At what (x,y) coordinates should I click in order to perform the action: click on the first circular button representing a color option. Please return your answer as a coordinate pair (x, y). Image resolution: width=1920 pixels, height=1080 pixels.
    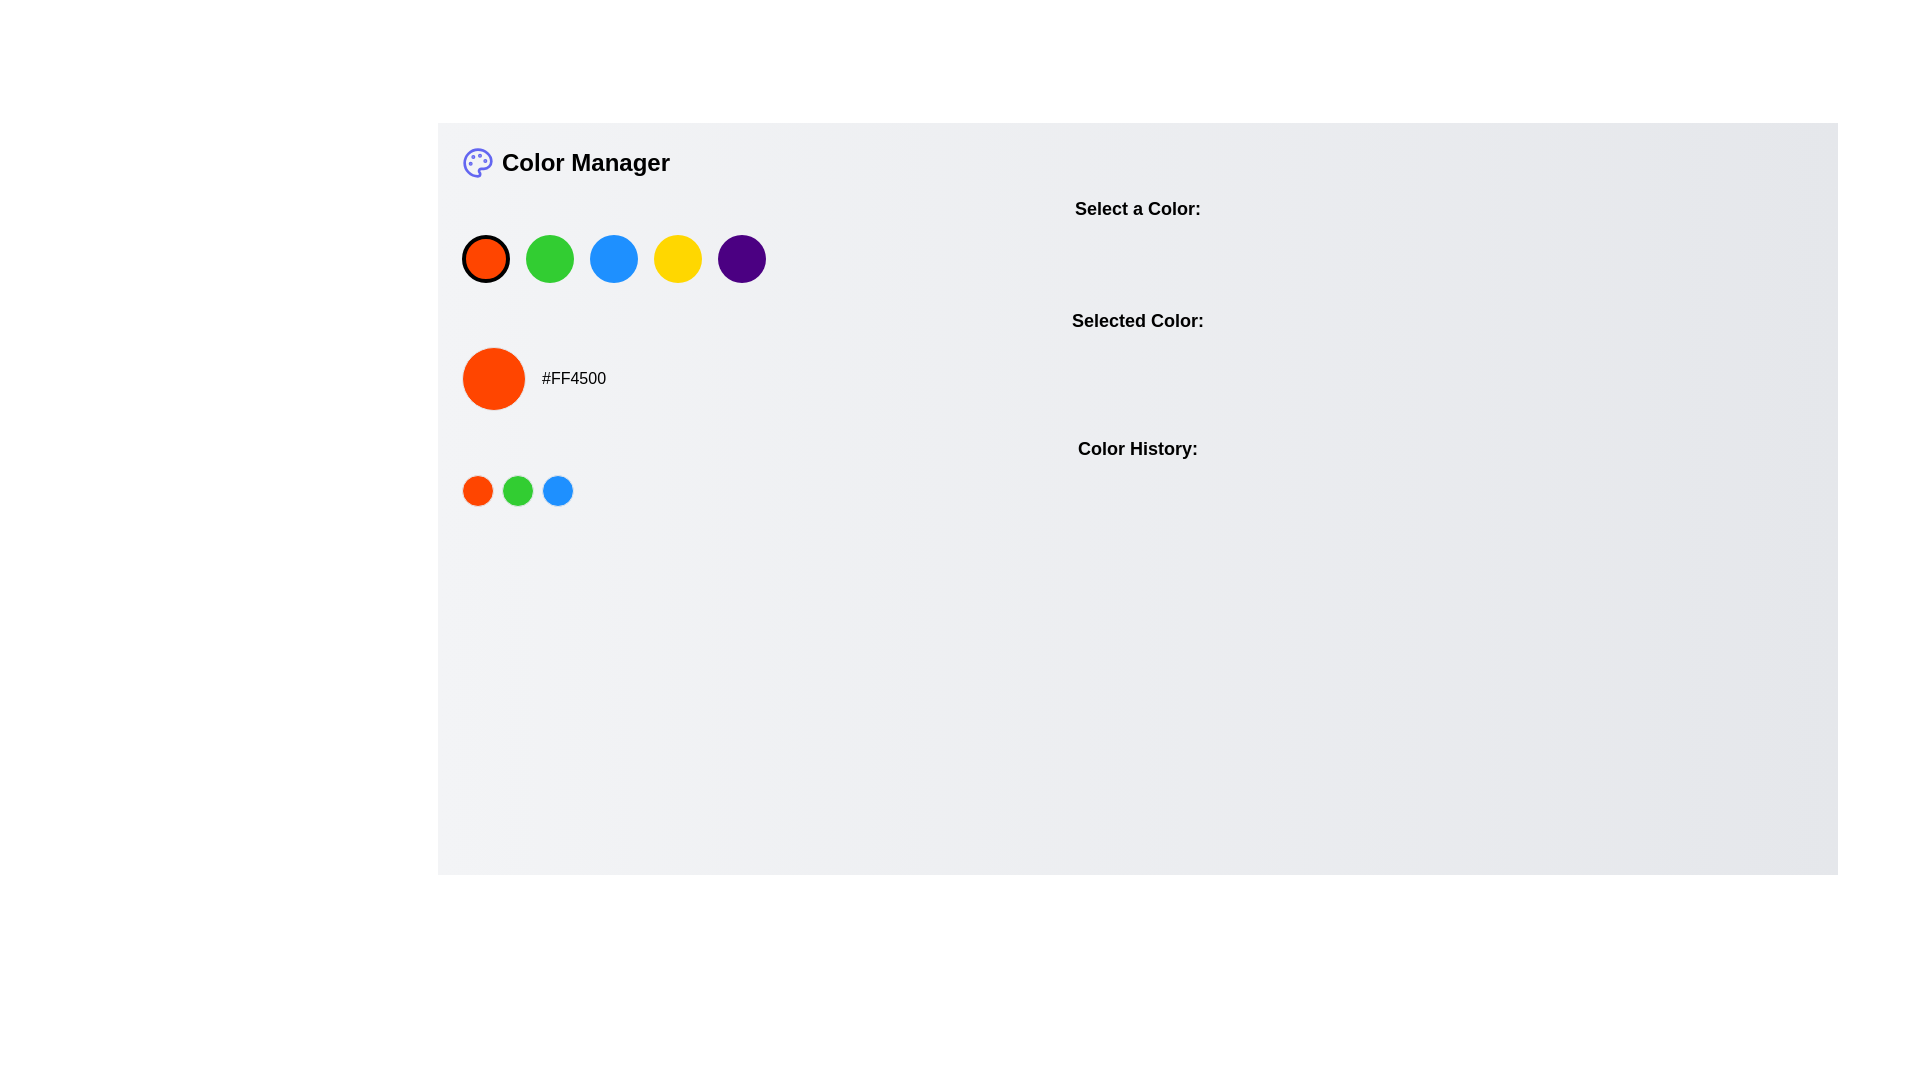
    Looking at the image, I should click on (477, 490).